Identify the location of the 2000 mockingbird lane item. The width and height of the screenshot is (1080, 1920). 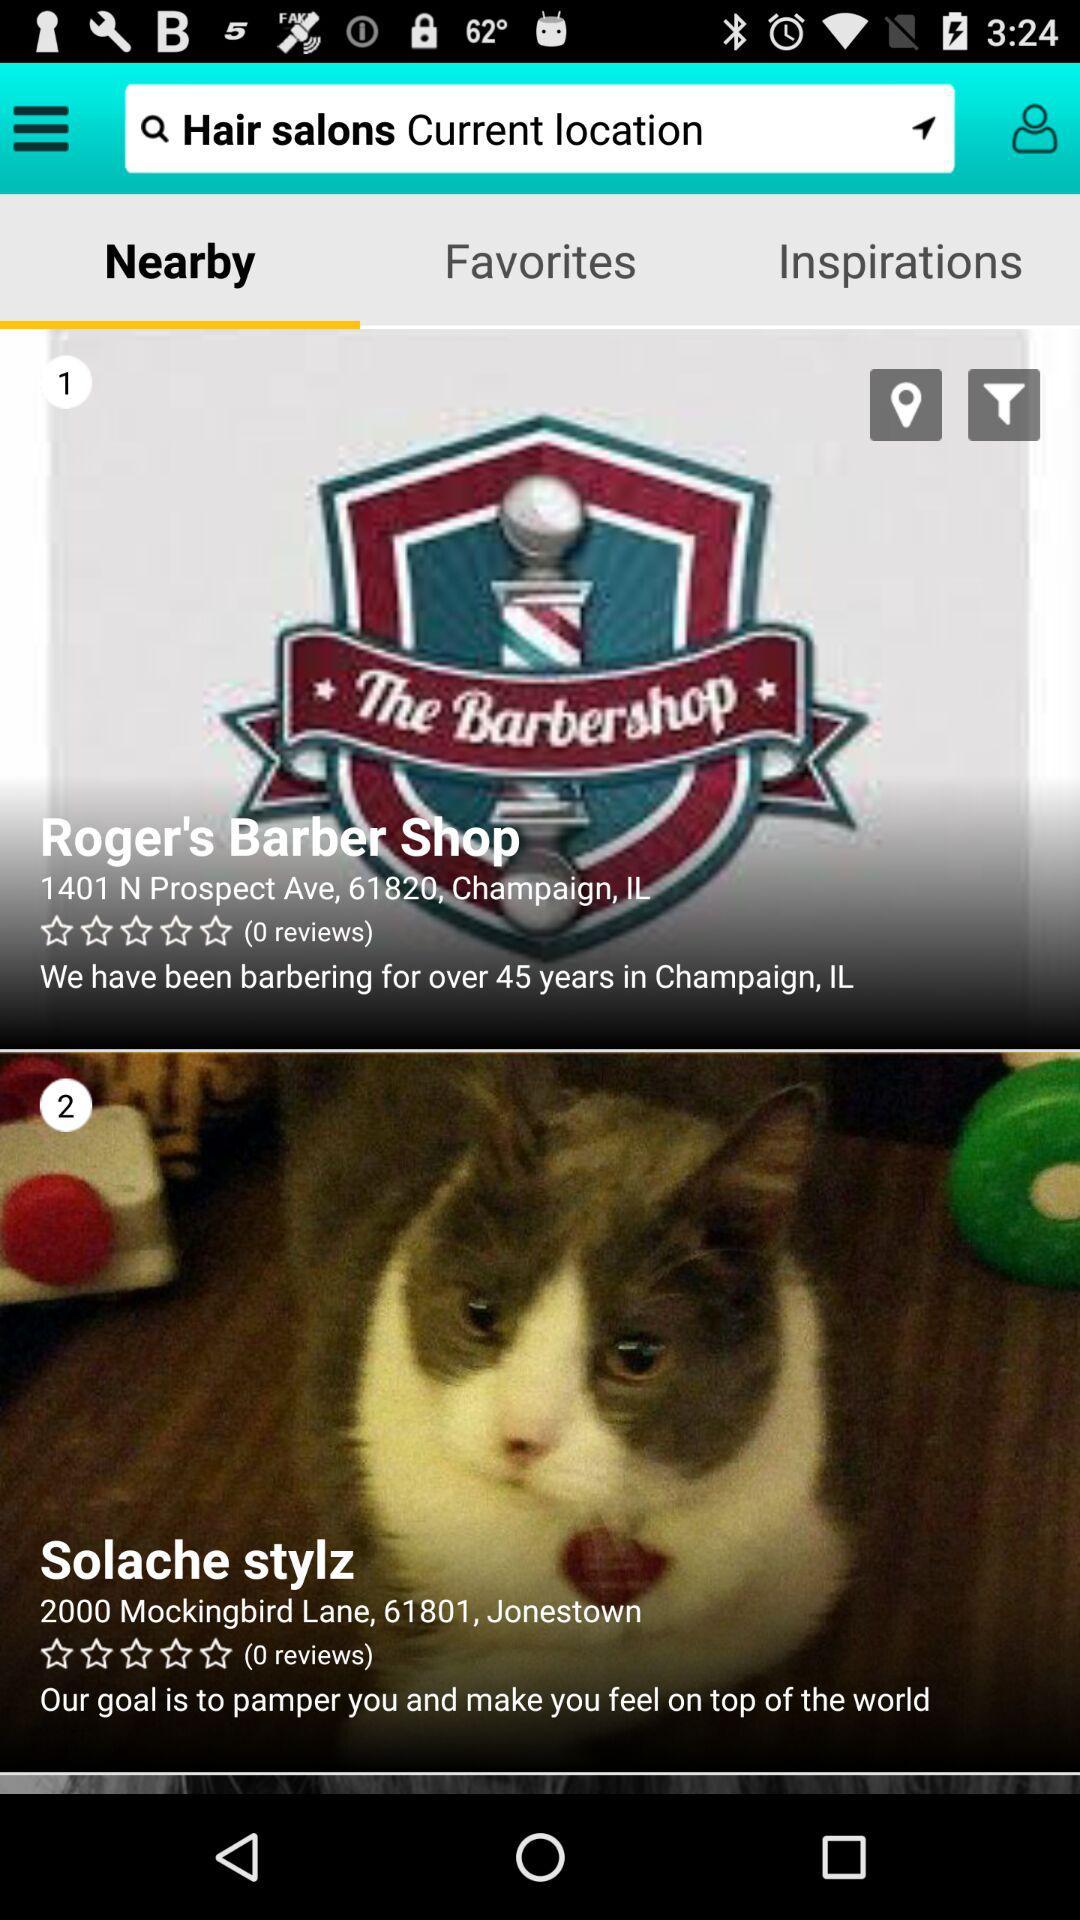
(540, 1609).